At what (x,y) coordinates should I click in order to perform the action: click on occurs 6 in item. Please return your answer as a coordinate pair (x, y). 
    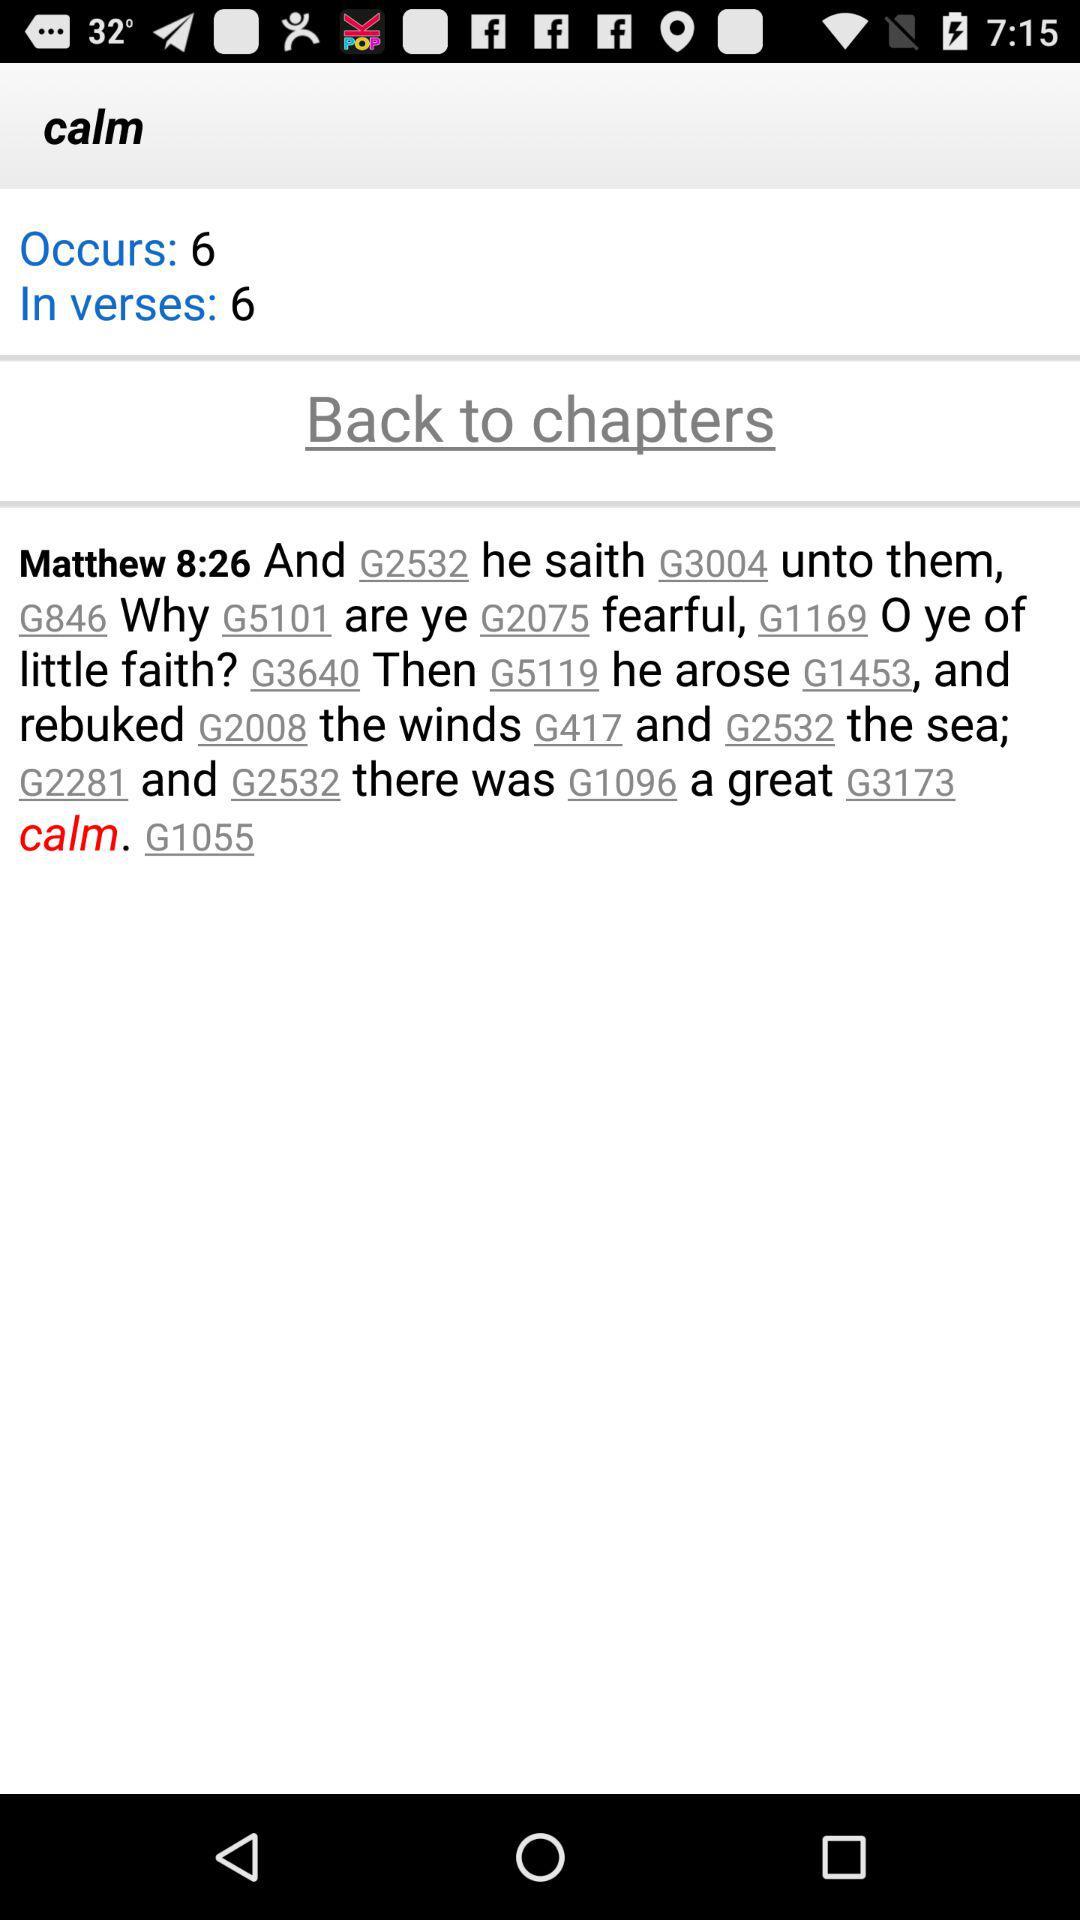
    Looking at the image, I should click on (136, 286).